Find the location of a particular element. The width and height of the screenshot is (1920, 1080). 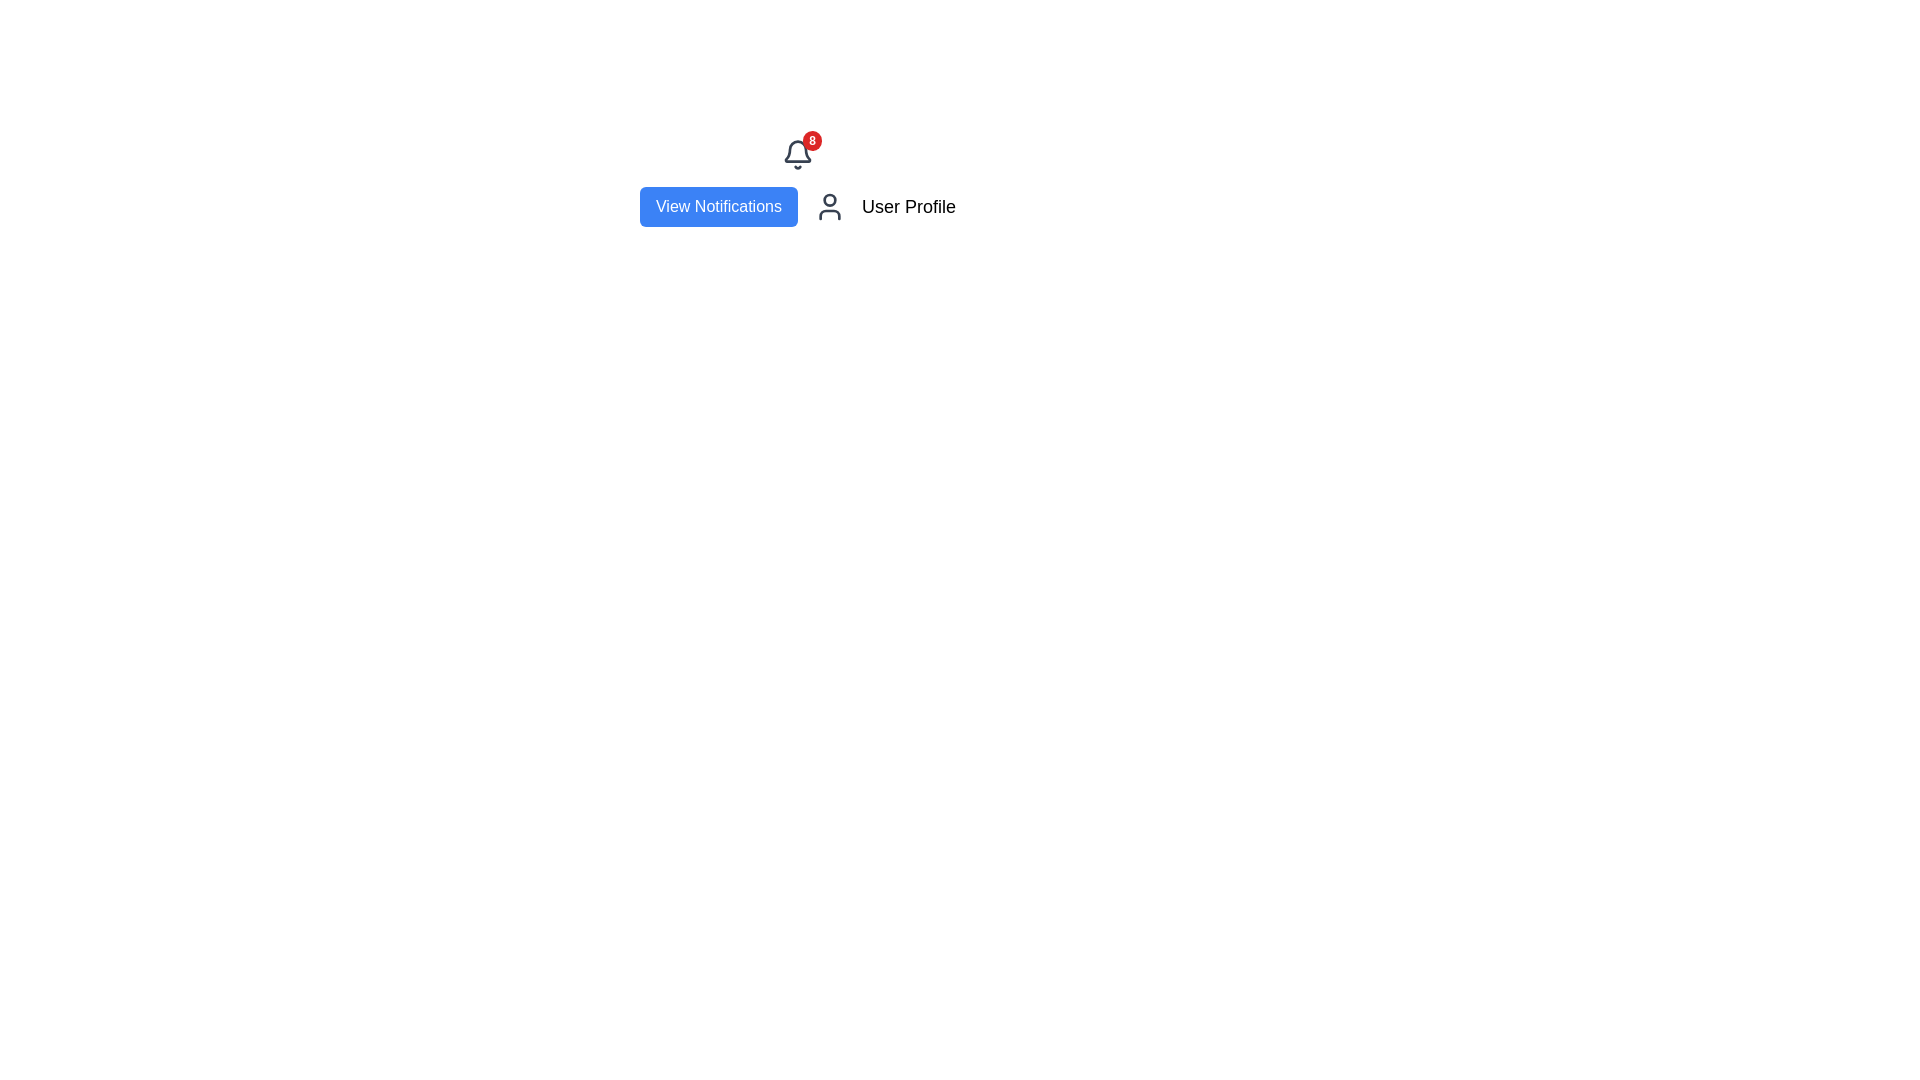

the SVG icon representing the user profile, which is positioned between the 'View Notifications' button and the 'User Profile' label is located at coordinates (830, 207).